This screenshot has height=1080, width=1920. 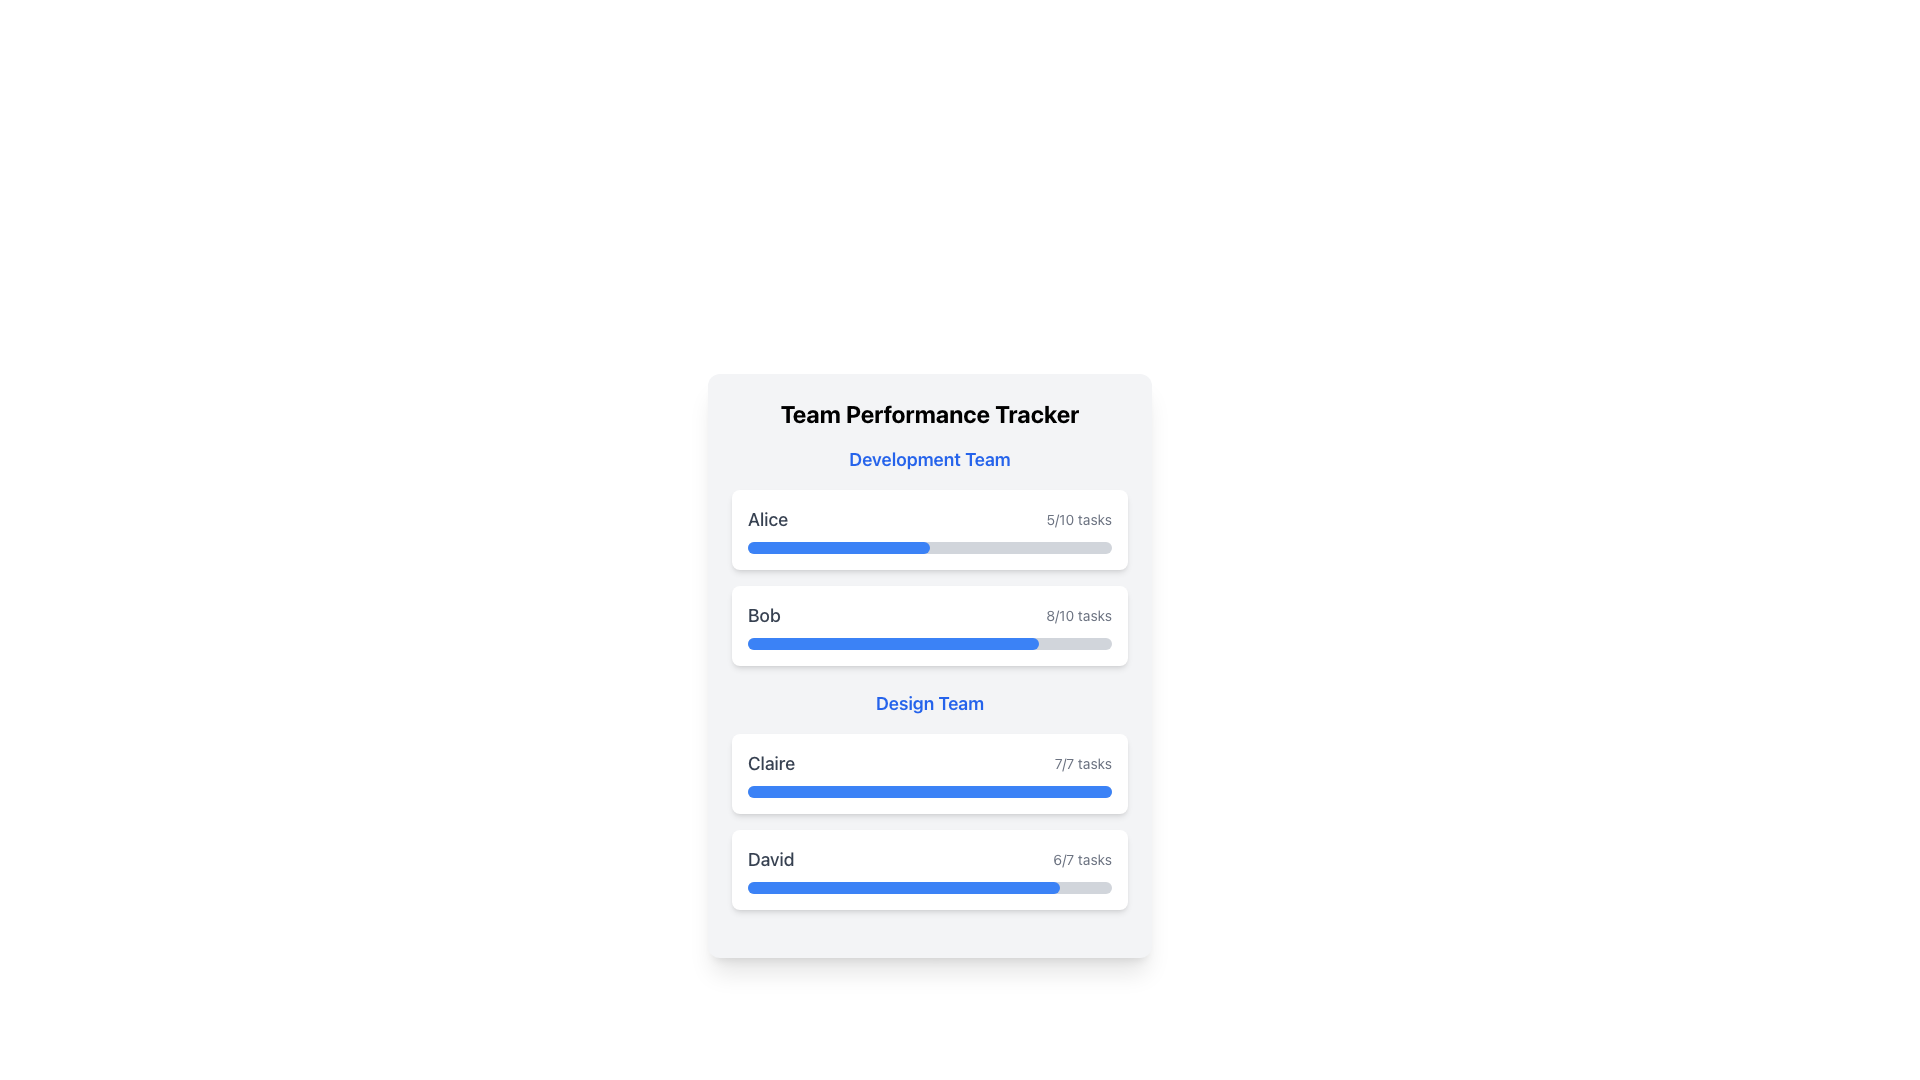 What do you see at coordinates (929, 798) in the screenshot?
I see `information displayed in the Informational Panel titled 'Design Team', which includes the progress of team members Claire and David` at bounding box center [929, 798].